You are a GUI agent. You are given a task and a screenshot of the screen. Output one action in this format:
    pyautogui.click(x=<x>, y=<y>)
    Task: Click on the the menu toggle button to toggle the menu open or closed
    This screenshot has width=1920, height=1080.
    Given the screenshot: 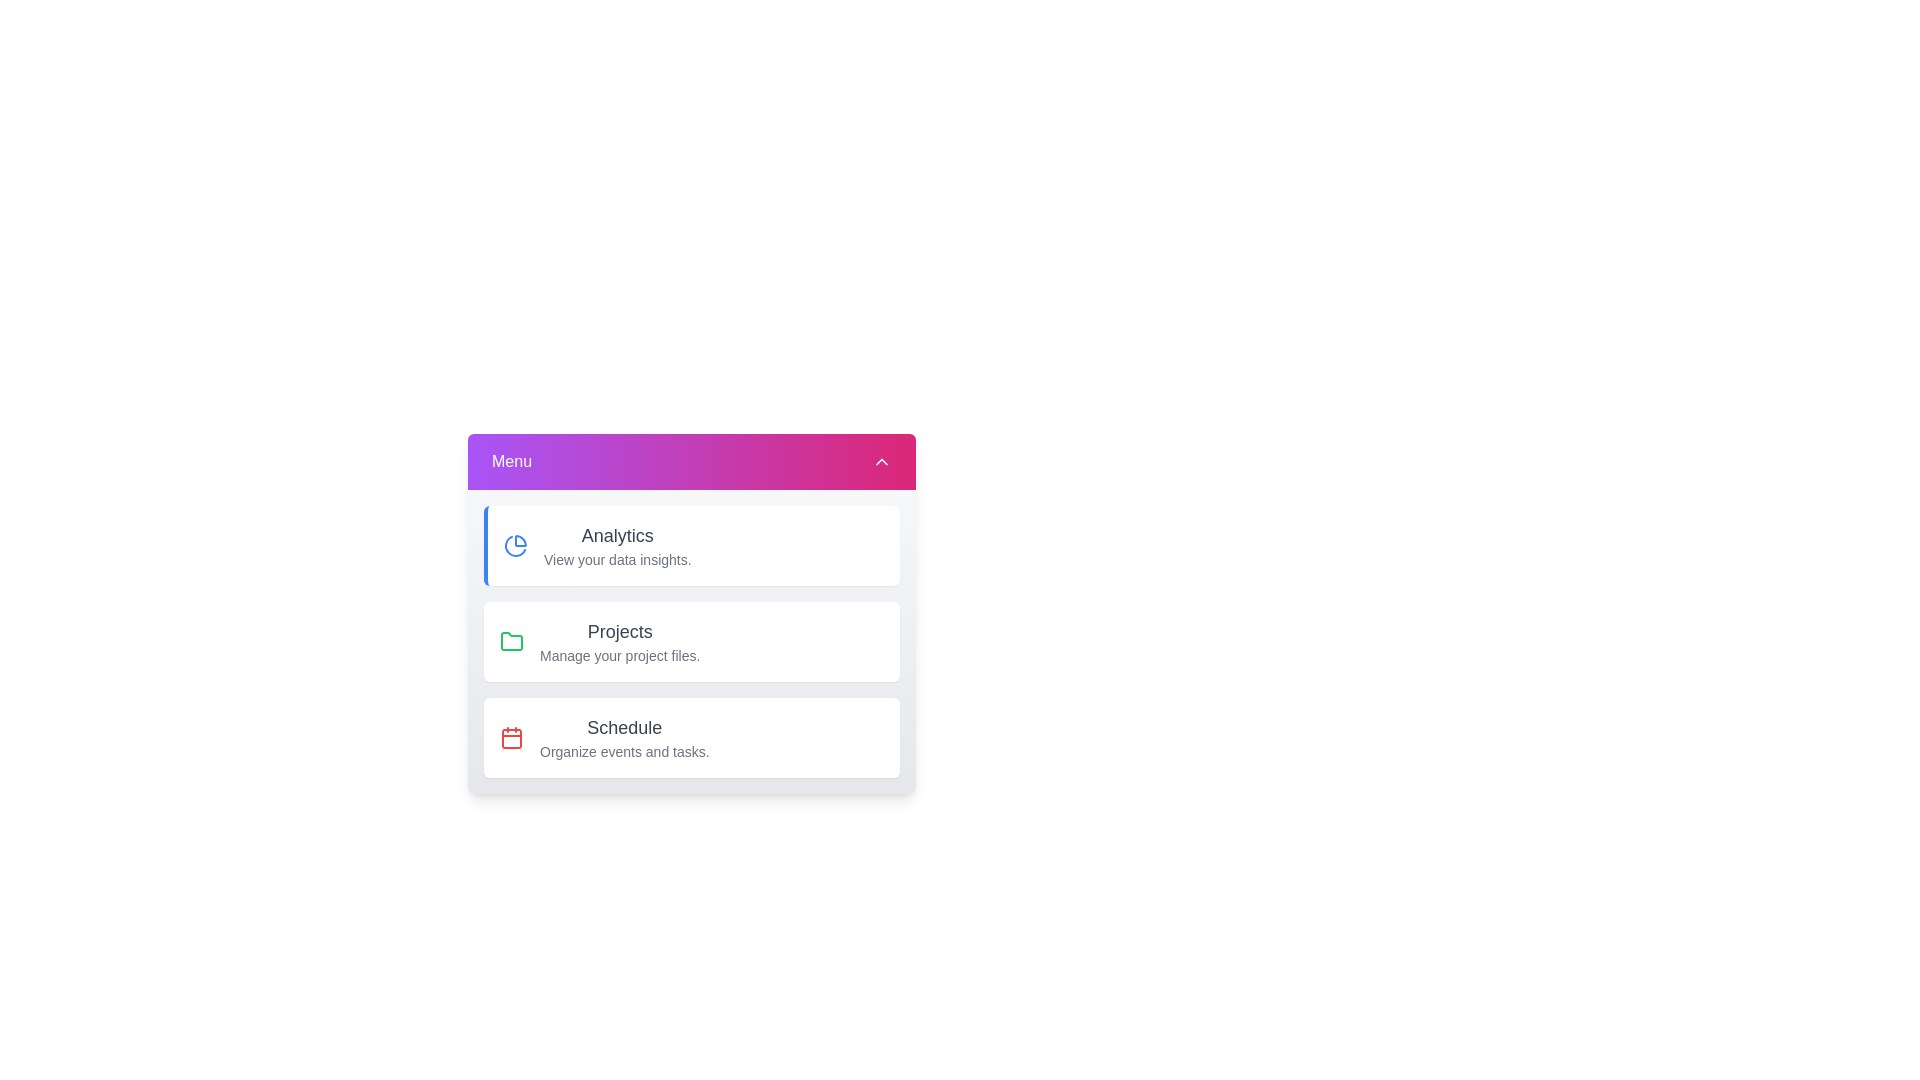 What is the action you would take?
    pyautogui.click(x=691, y=462)
    